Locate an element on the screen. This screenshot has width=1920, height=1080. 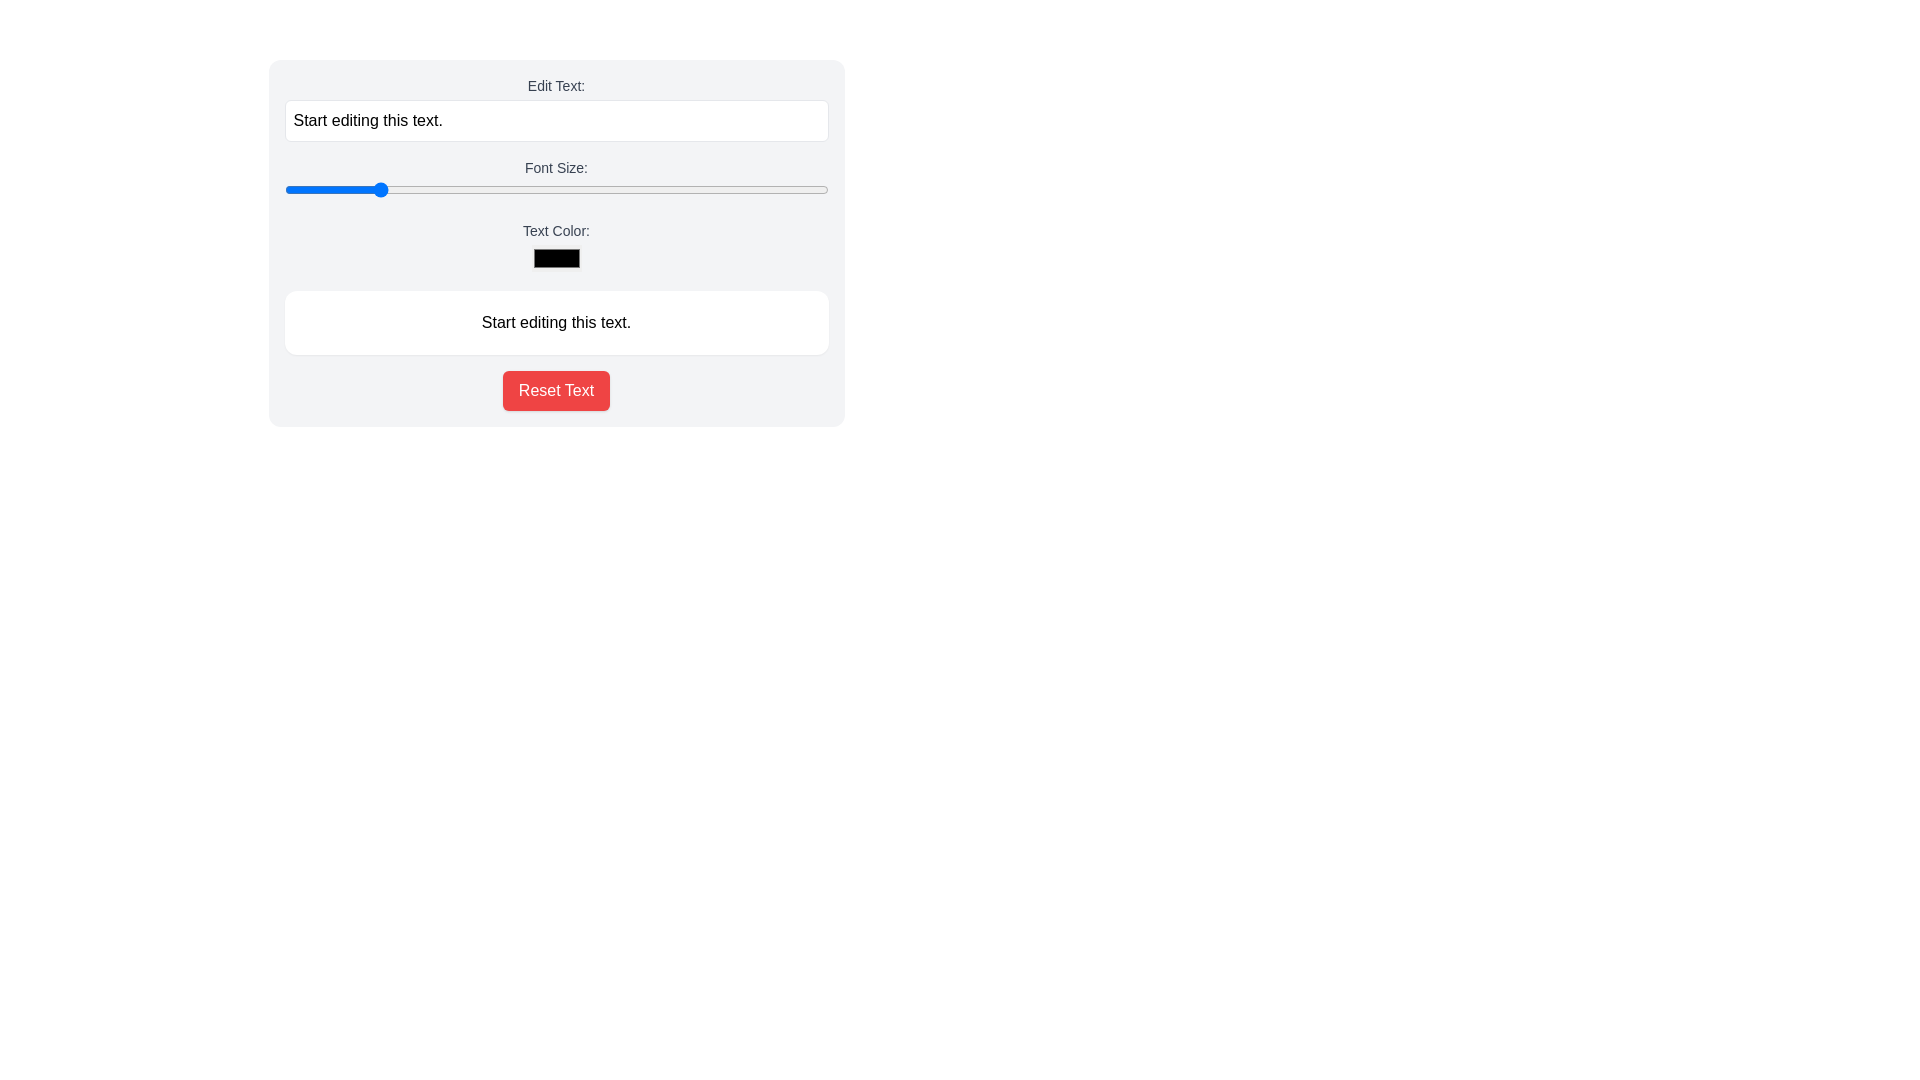
the rectangular button with a red background and white text labeled 'Reset Text', located at the bottom of the interface, to trigger hover effects is located at coordinates (556, 390).